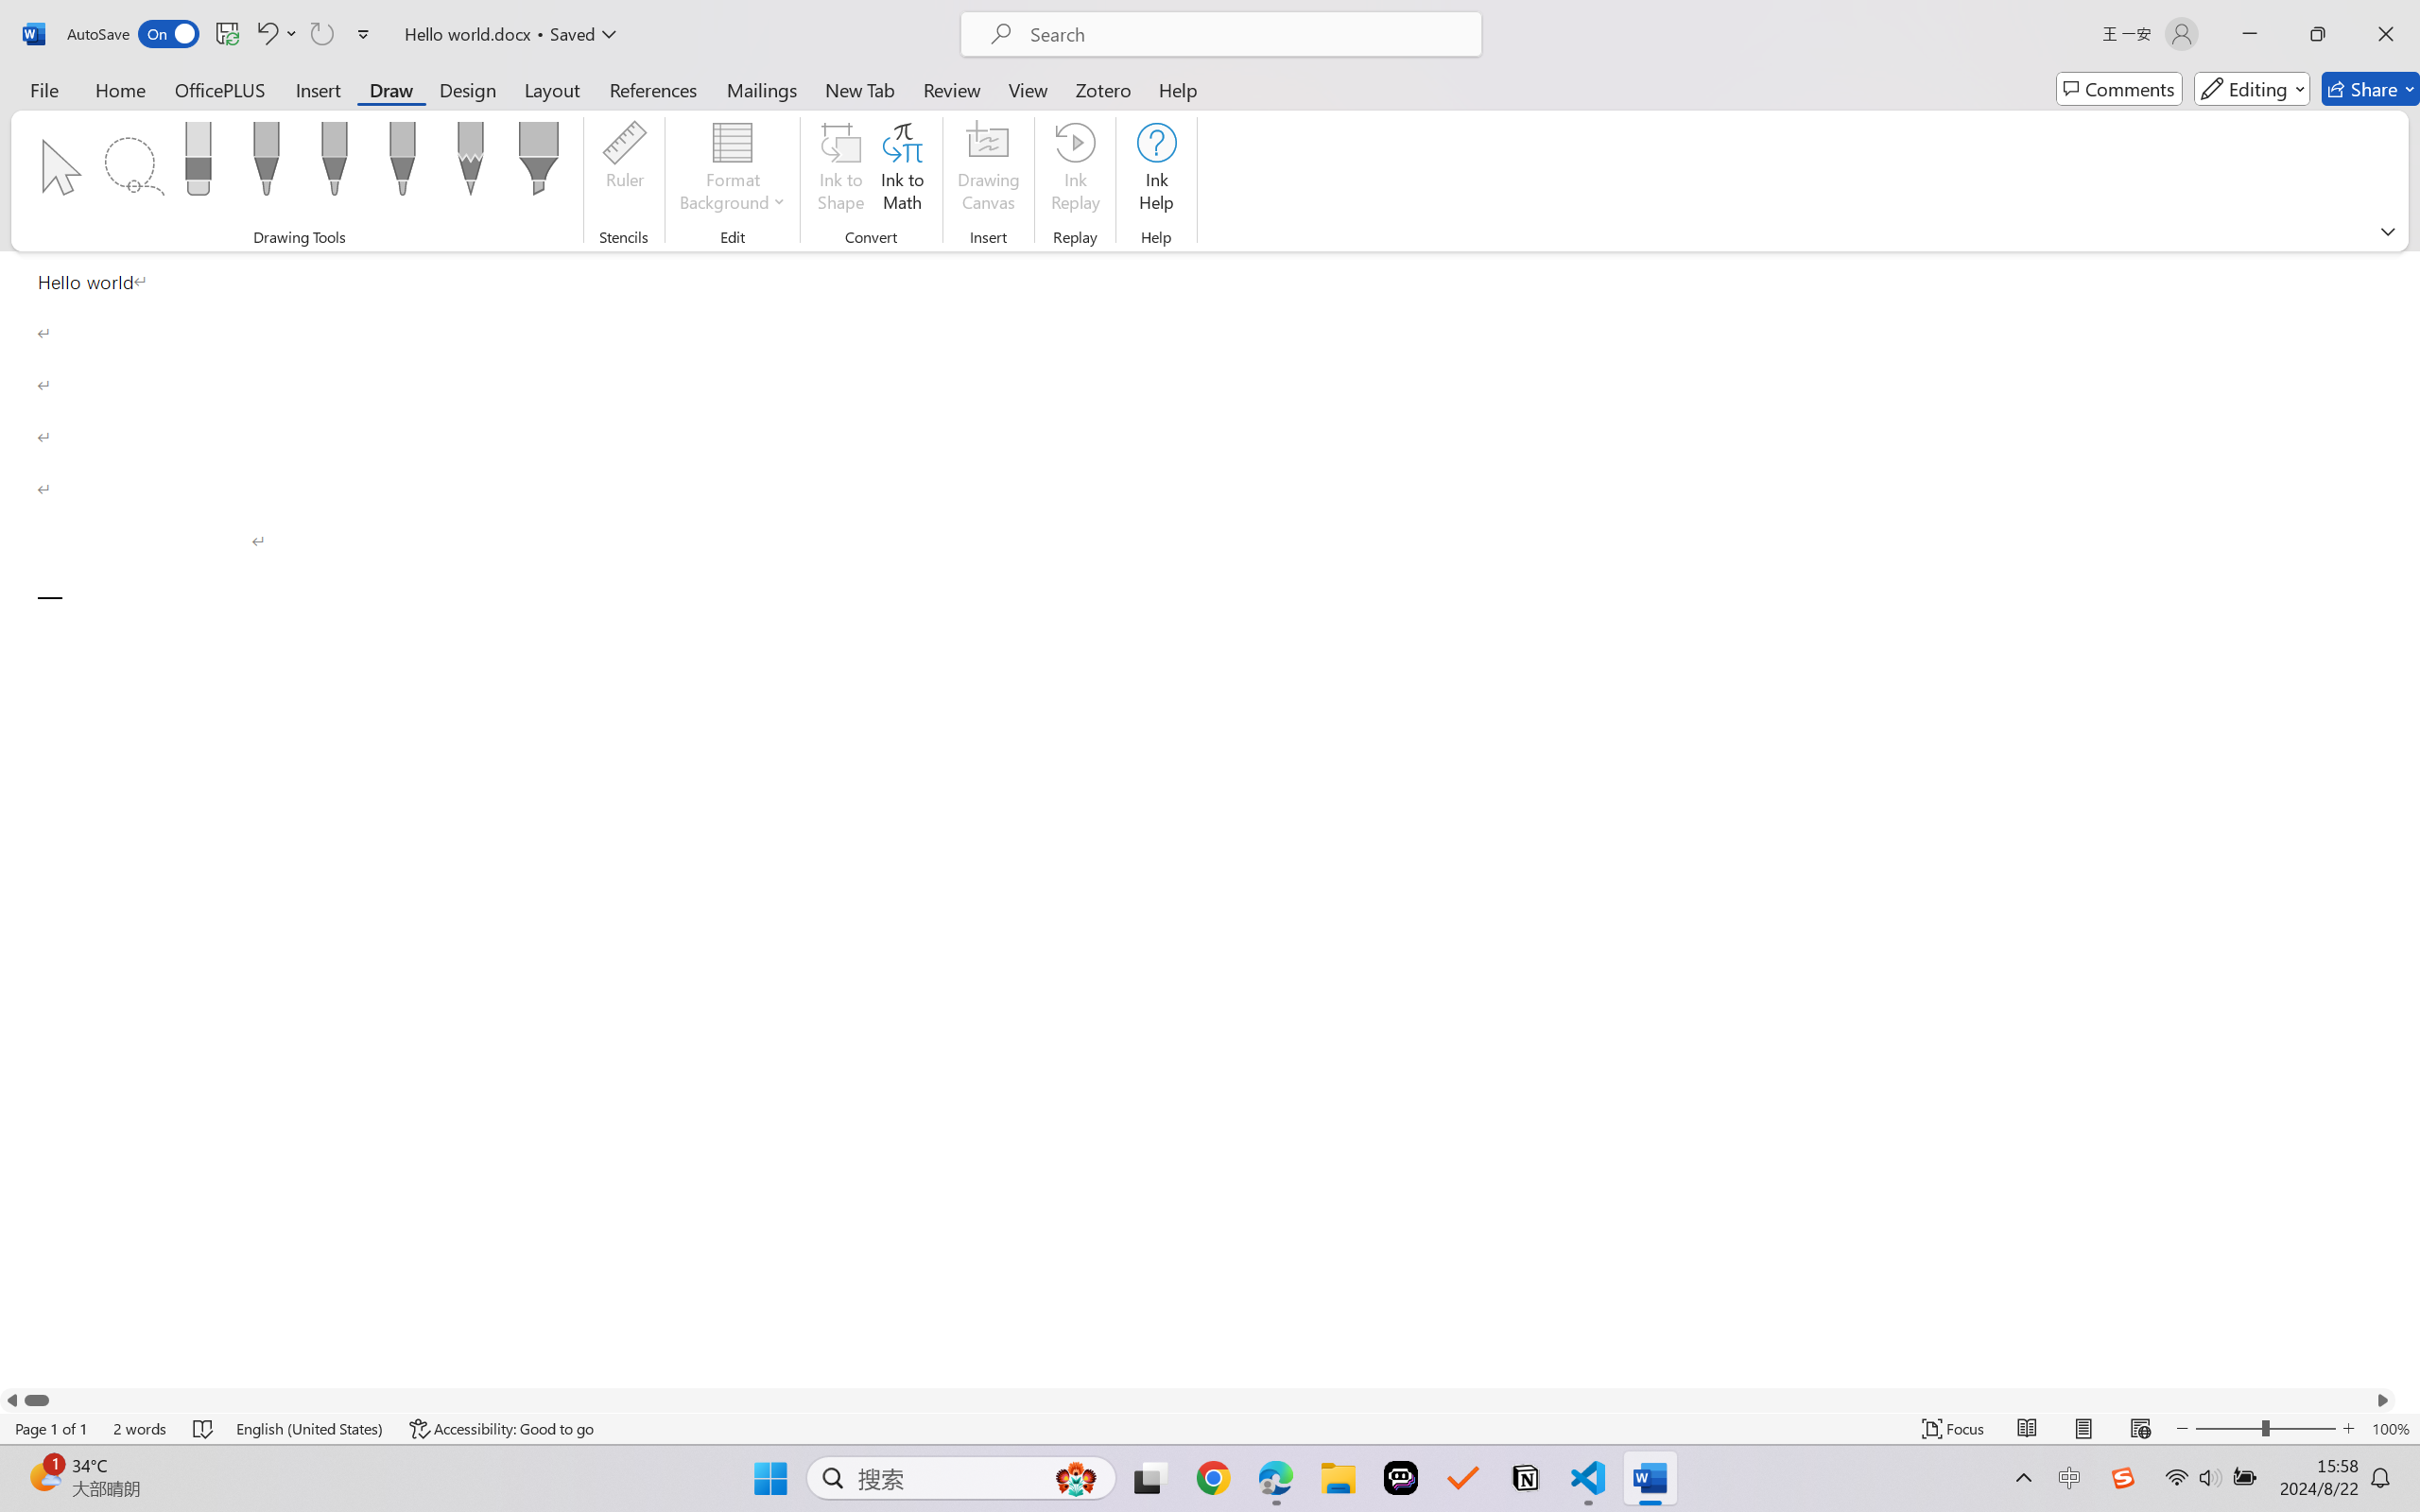  I want to click on 'Insert', so click(317, 88).